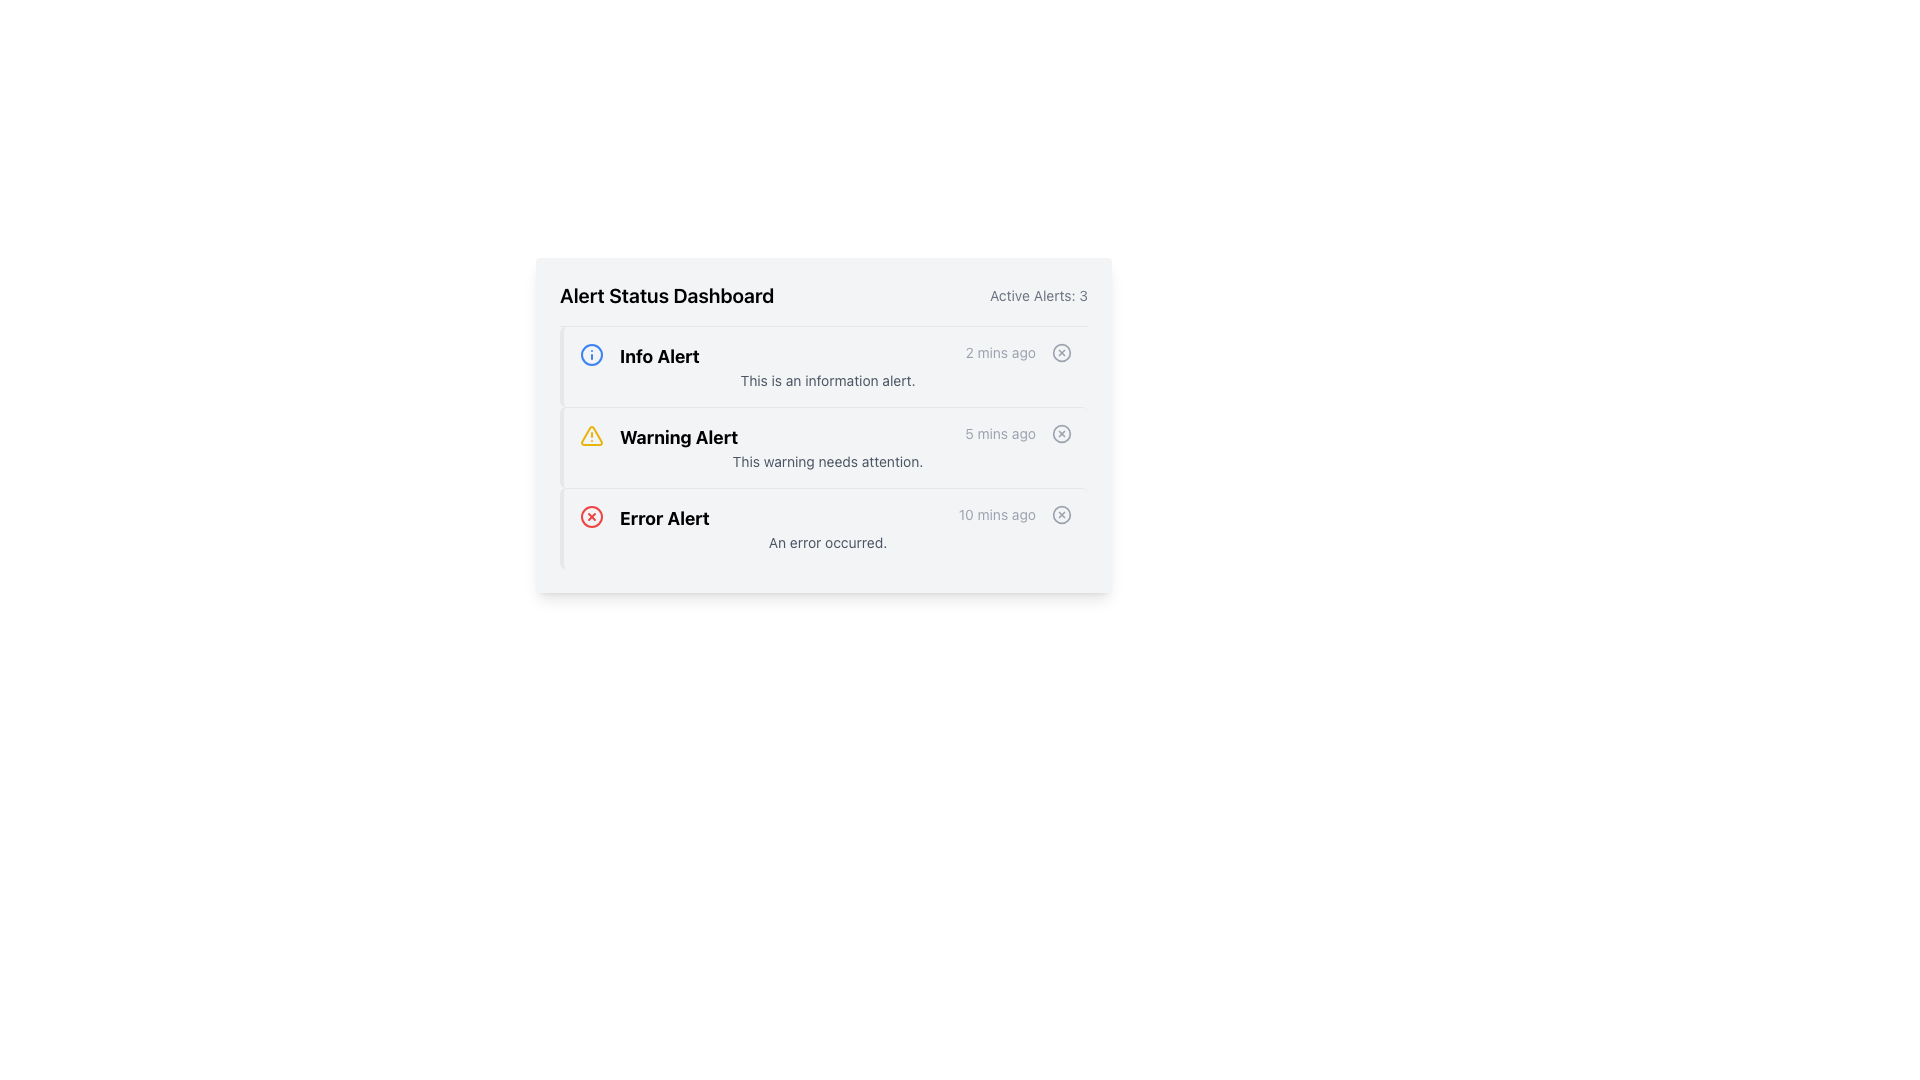 This screenshot has height=1080, width=1920. I want to click on the Text Label displaying '2 mins ago', which is located to the right of 'Info Alert' in the Alert Status Dashboard, so click(1000, 356).